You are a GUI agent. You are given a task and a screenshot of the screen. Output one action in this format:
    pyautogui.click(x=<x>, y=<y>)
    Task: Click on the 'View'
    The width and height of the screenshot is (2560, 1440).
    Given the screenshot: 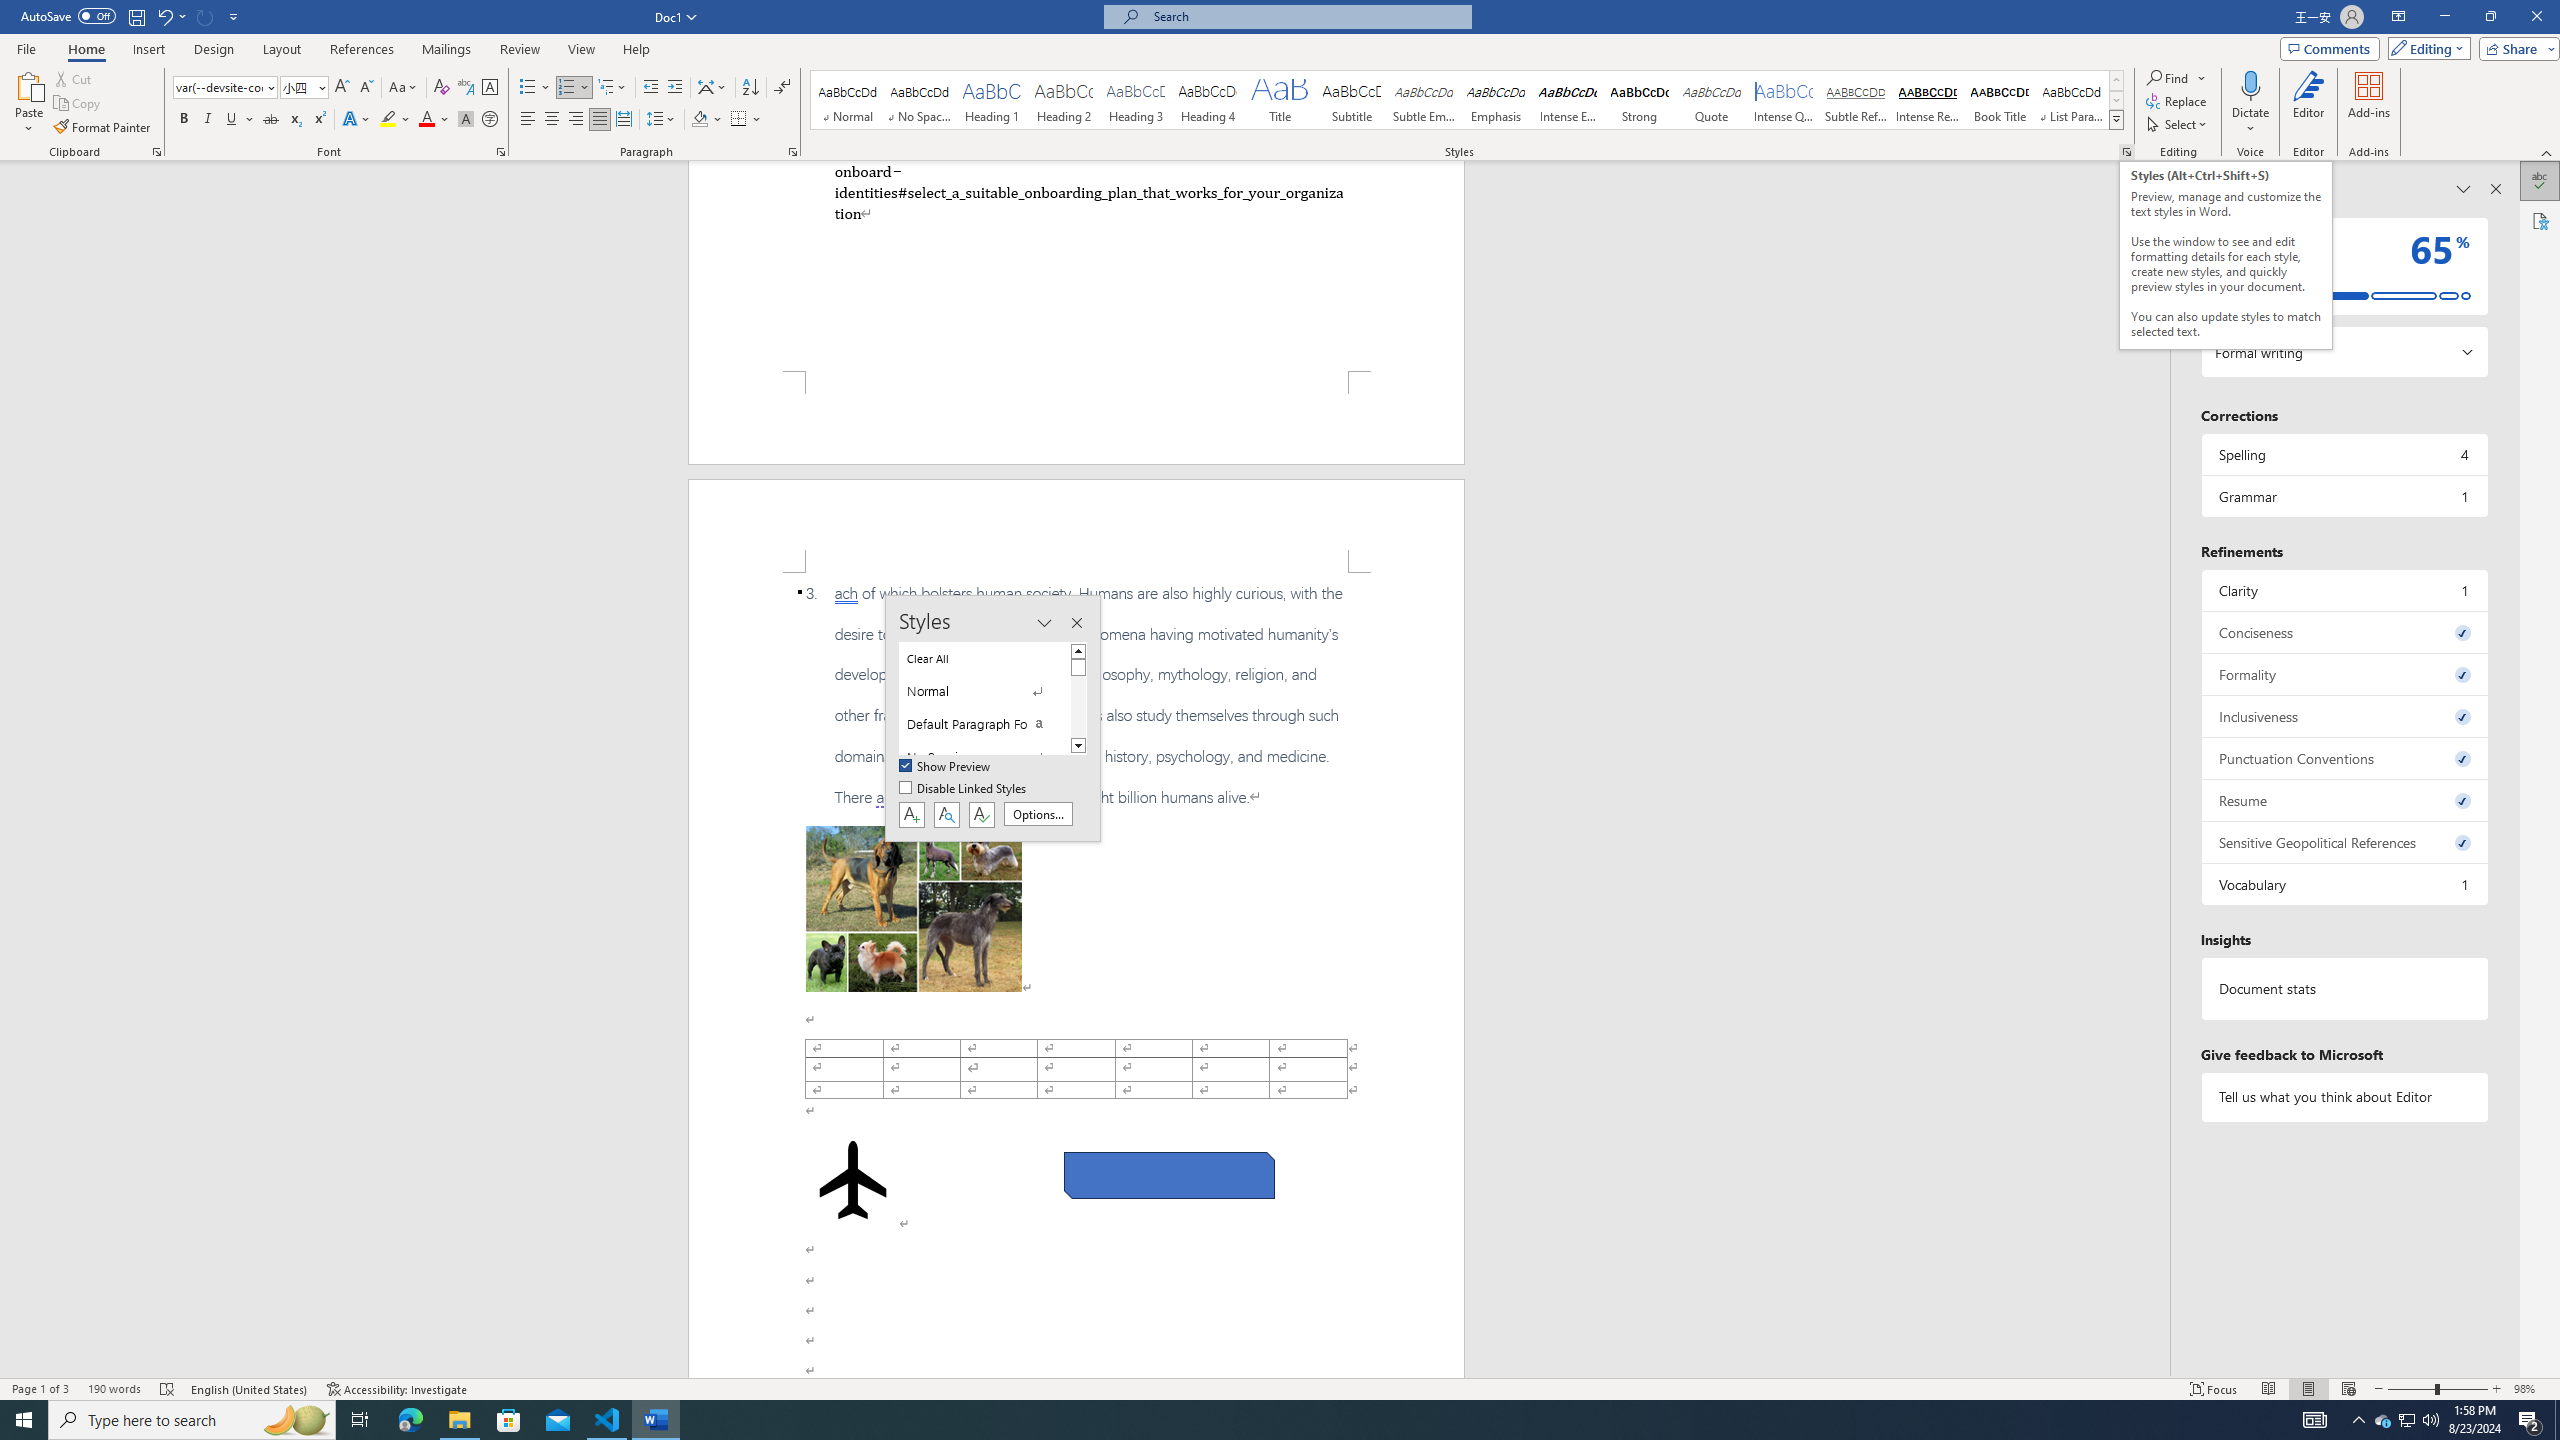 What is the action you would take?
    pyautogui.click(x=582, y=49)
    